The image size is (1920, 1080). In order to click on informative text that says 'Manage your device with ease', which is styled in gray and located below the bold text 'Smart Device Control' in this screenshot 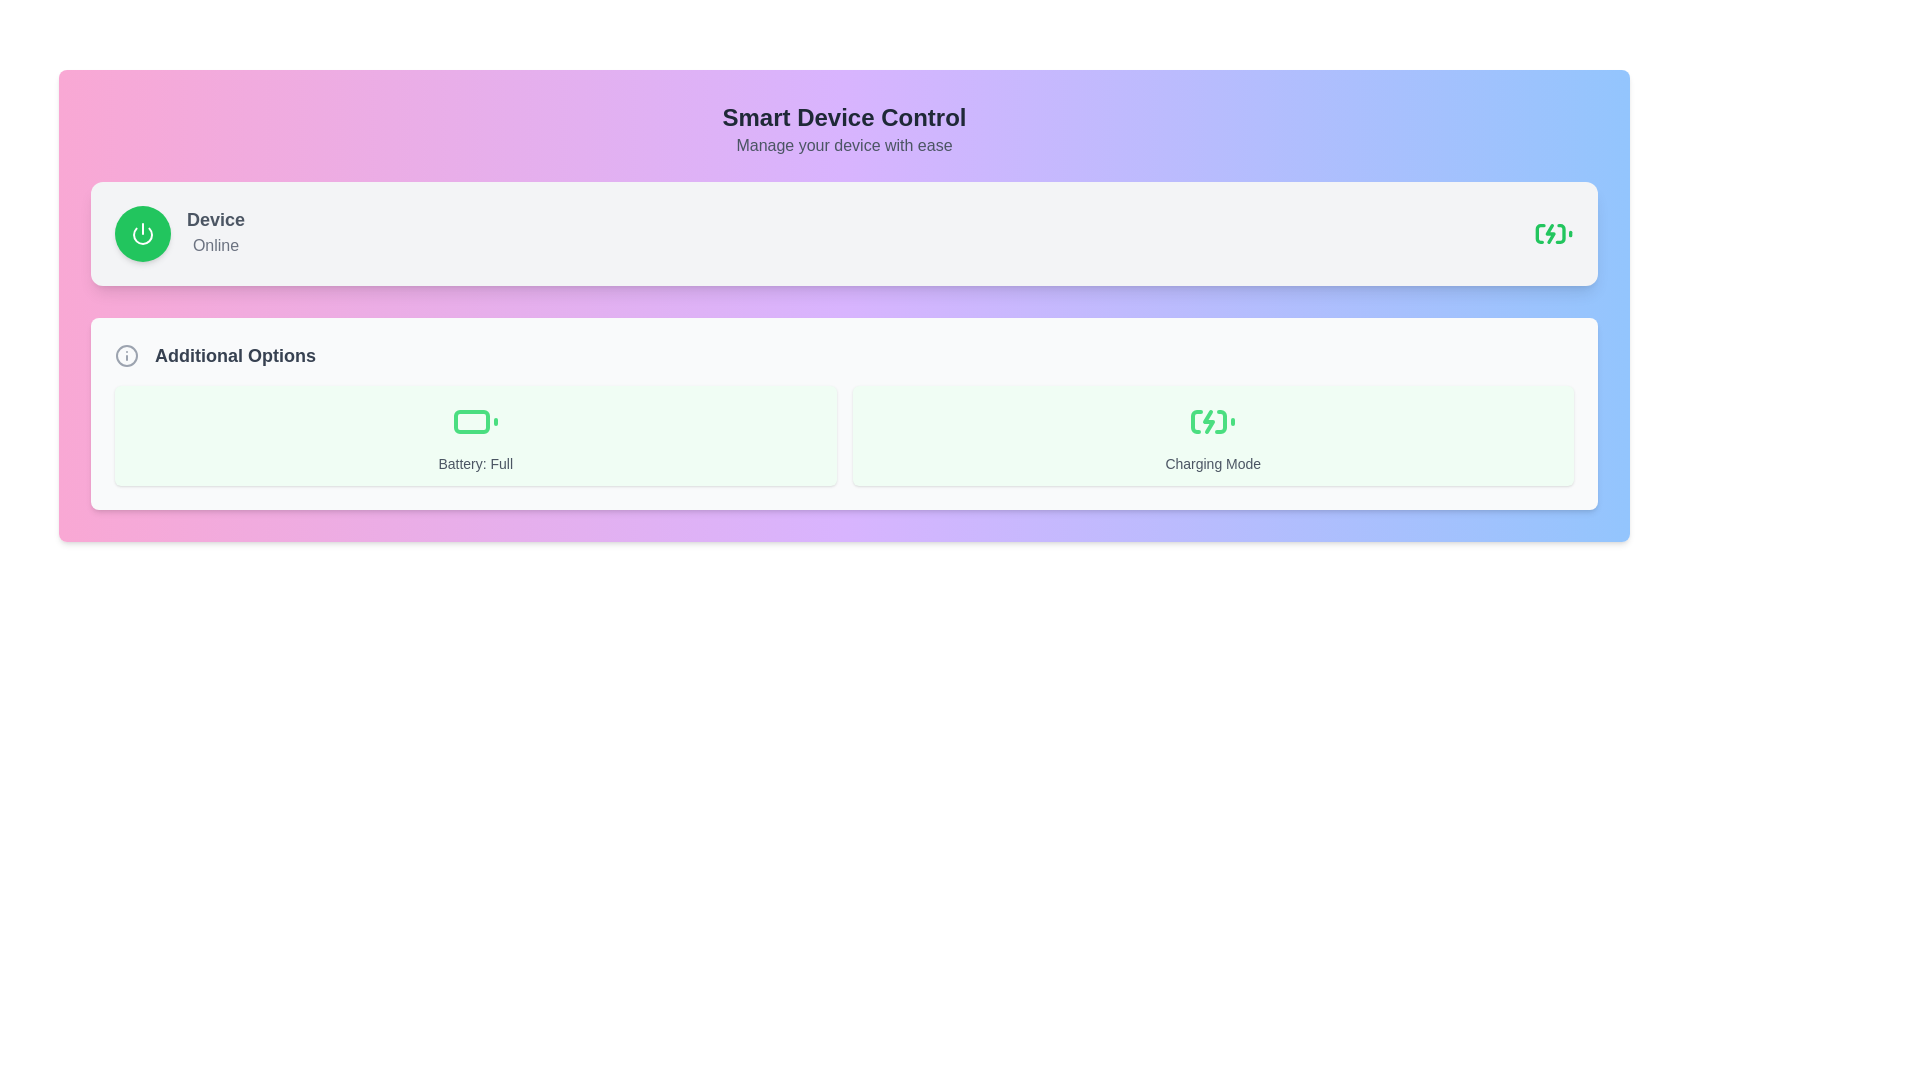, I will do `click(844, 145)`.